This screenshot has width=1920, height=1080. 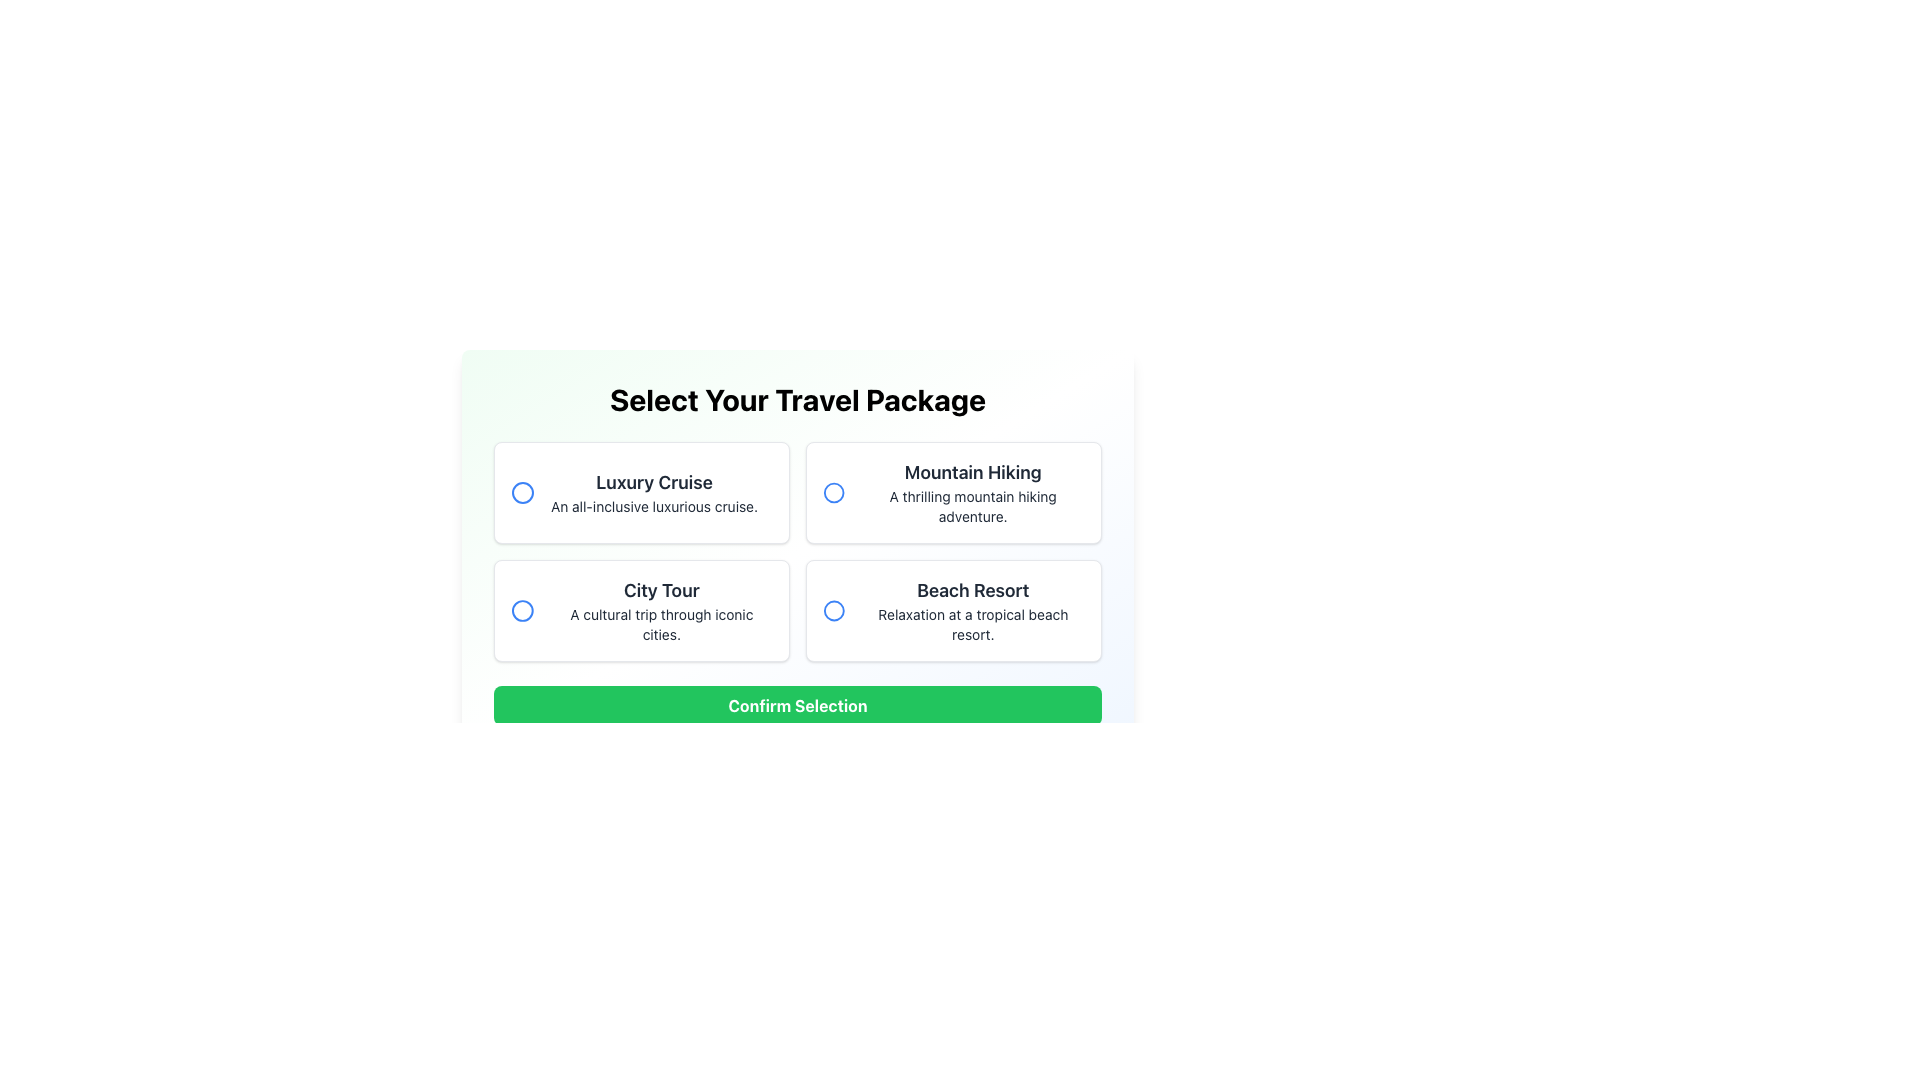 I want to click on the circular radio button with a blue outline located to the left of the text 'City Tour A cultural trip through iconic cities.', so click(x=522, y=609).